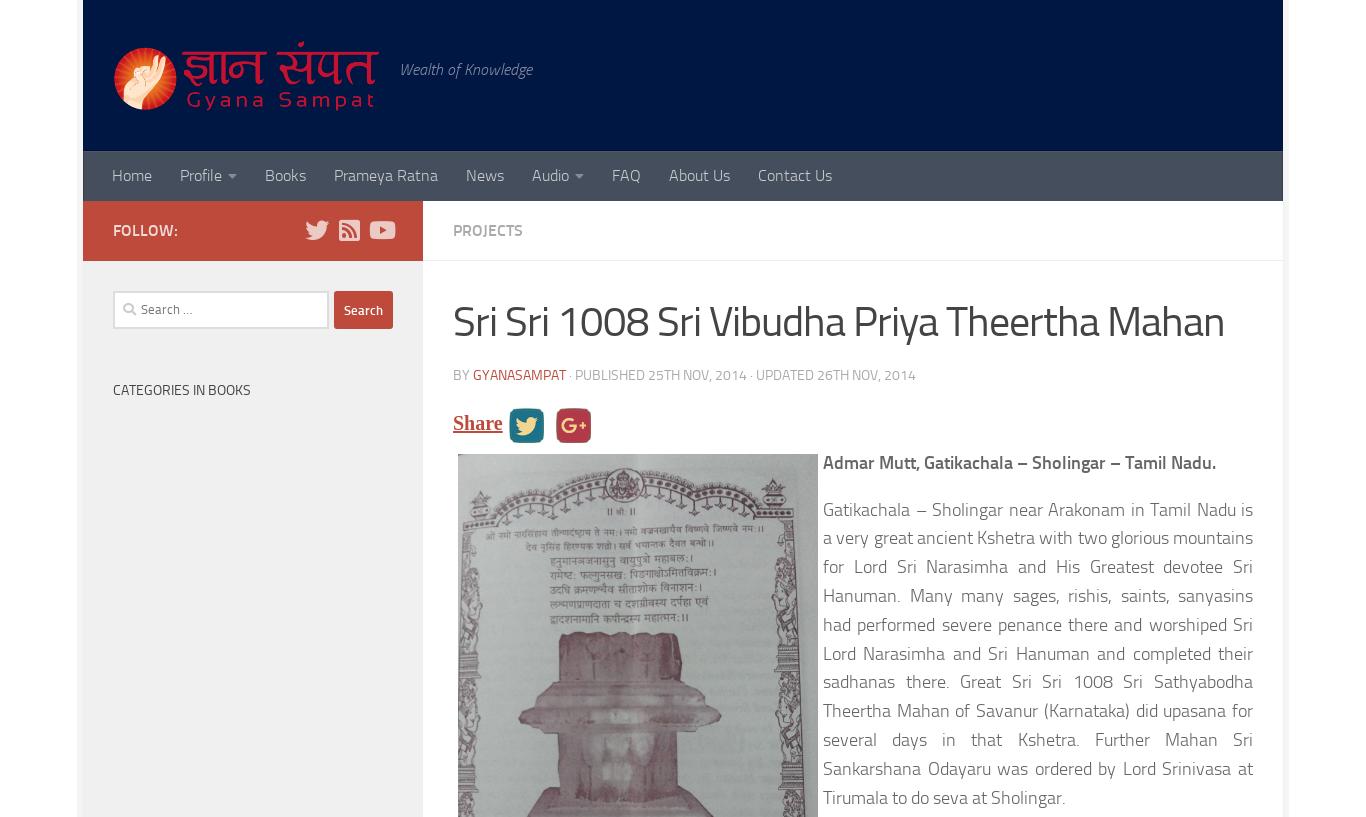 This screenshot has width=1366, height=817. What do you see at coordinates (1037, 653) in the screenshot?
I see `'Gatikachala – Sholingar near Arakonam in Tamil Nadu is a very great ancient Kshetra with two glorious mountains for Lord Sri Narasimha and His Greatest devotee Sri Hanuman. Many many sages, rishis, saints, sanyasins had performed severe penance there and worshiped Sri Lord Narasimha and Sri Hanuman and completed their sadhanas there. Great Sri Sri 1008 Sri Sathyabodha Theertha Mahan of Savanur (Karnataka) did upasana for several days in that Kshetra. Further Mahan Sri Sankarshana Odayaru was ordered by Lord Srinivasa at Tirumala to do seva at Sholingar.'` at bounding box center [1037, 653].